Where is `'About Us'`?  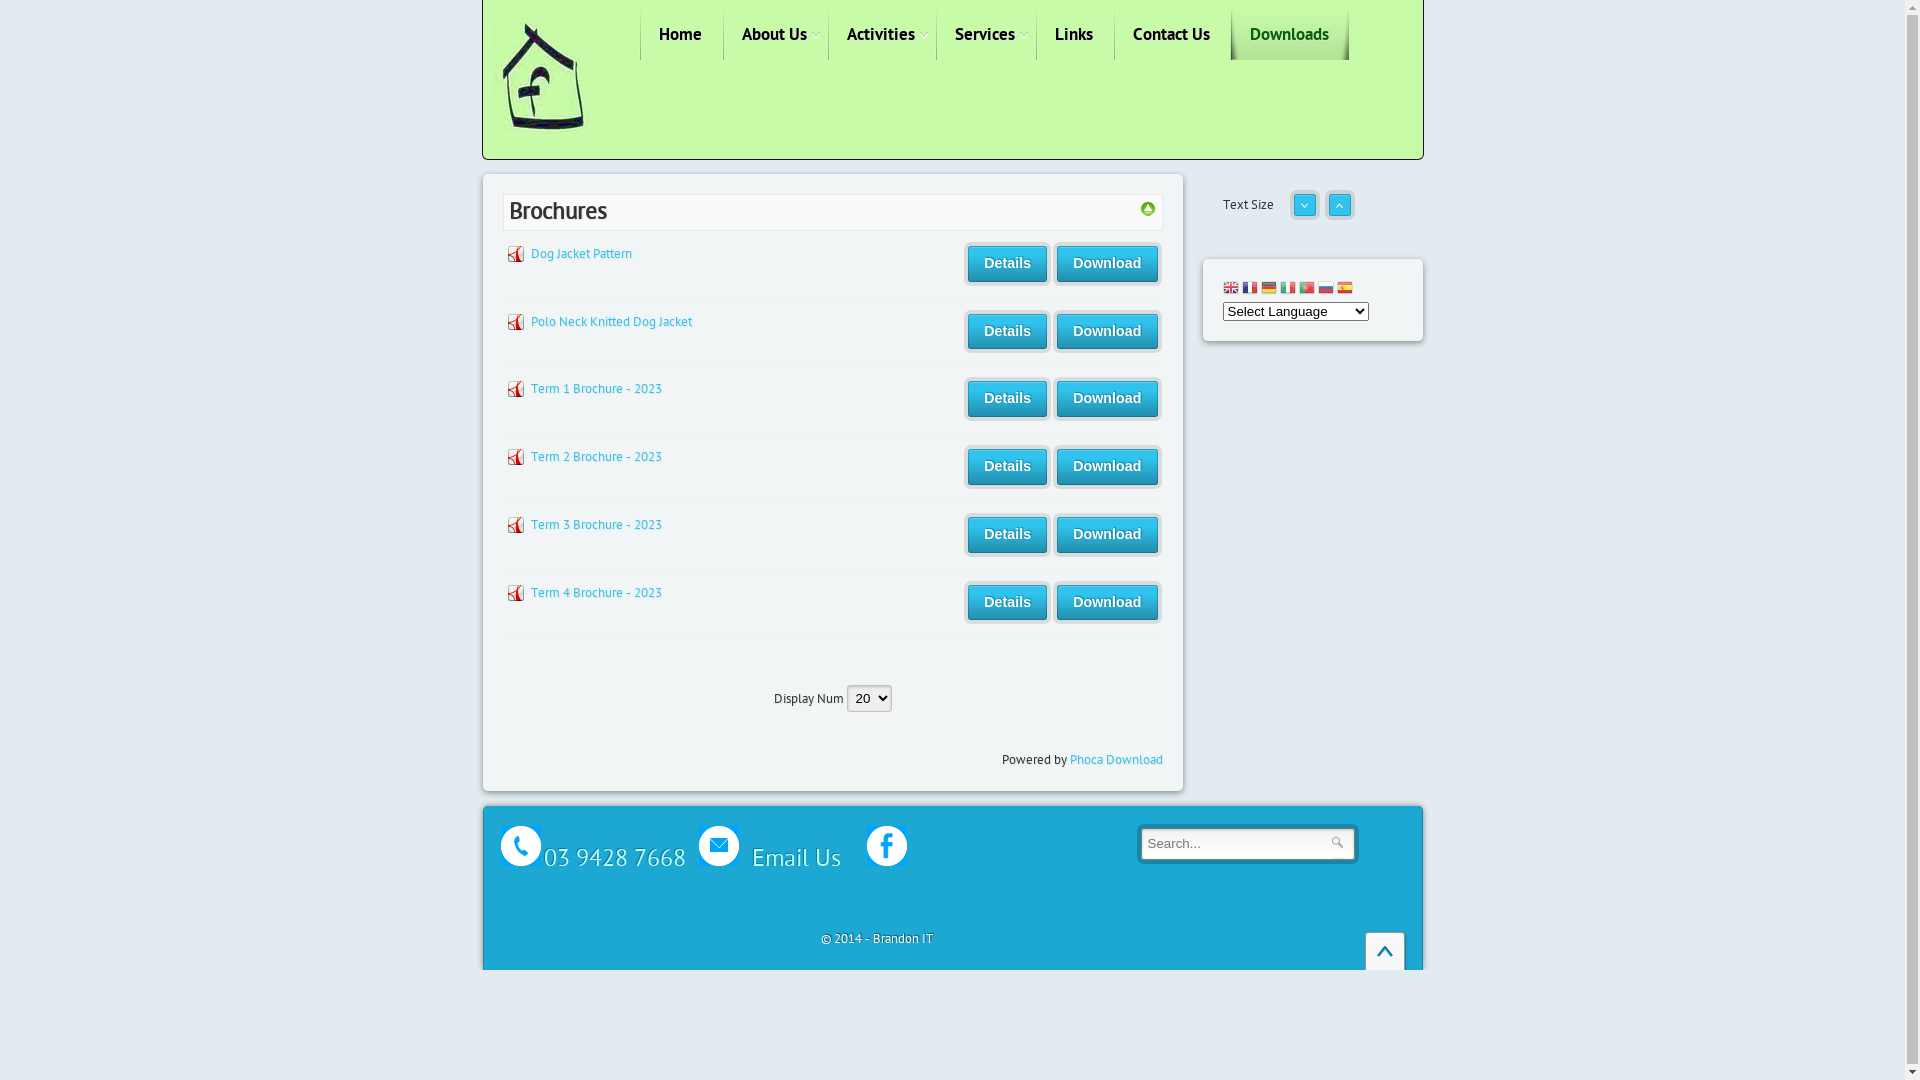
'About Us' is located at coordinates (773, 34).